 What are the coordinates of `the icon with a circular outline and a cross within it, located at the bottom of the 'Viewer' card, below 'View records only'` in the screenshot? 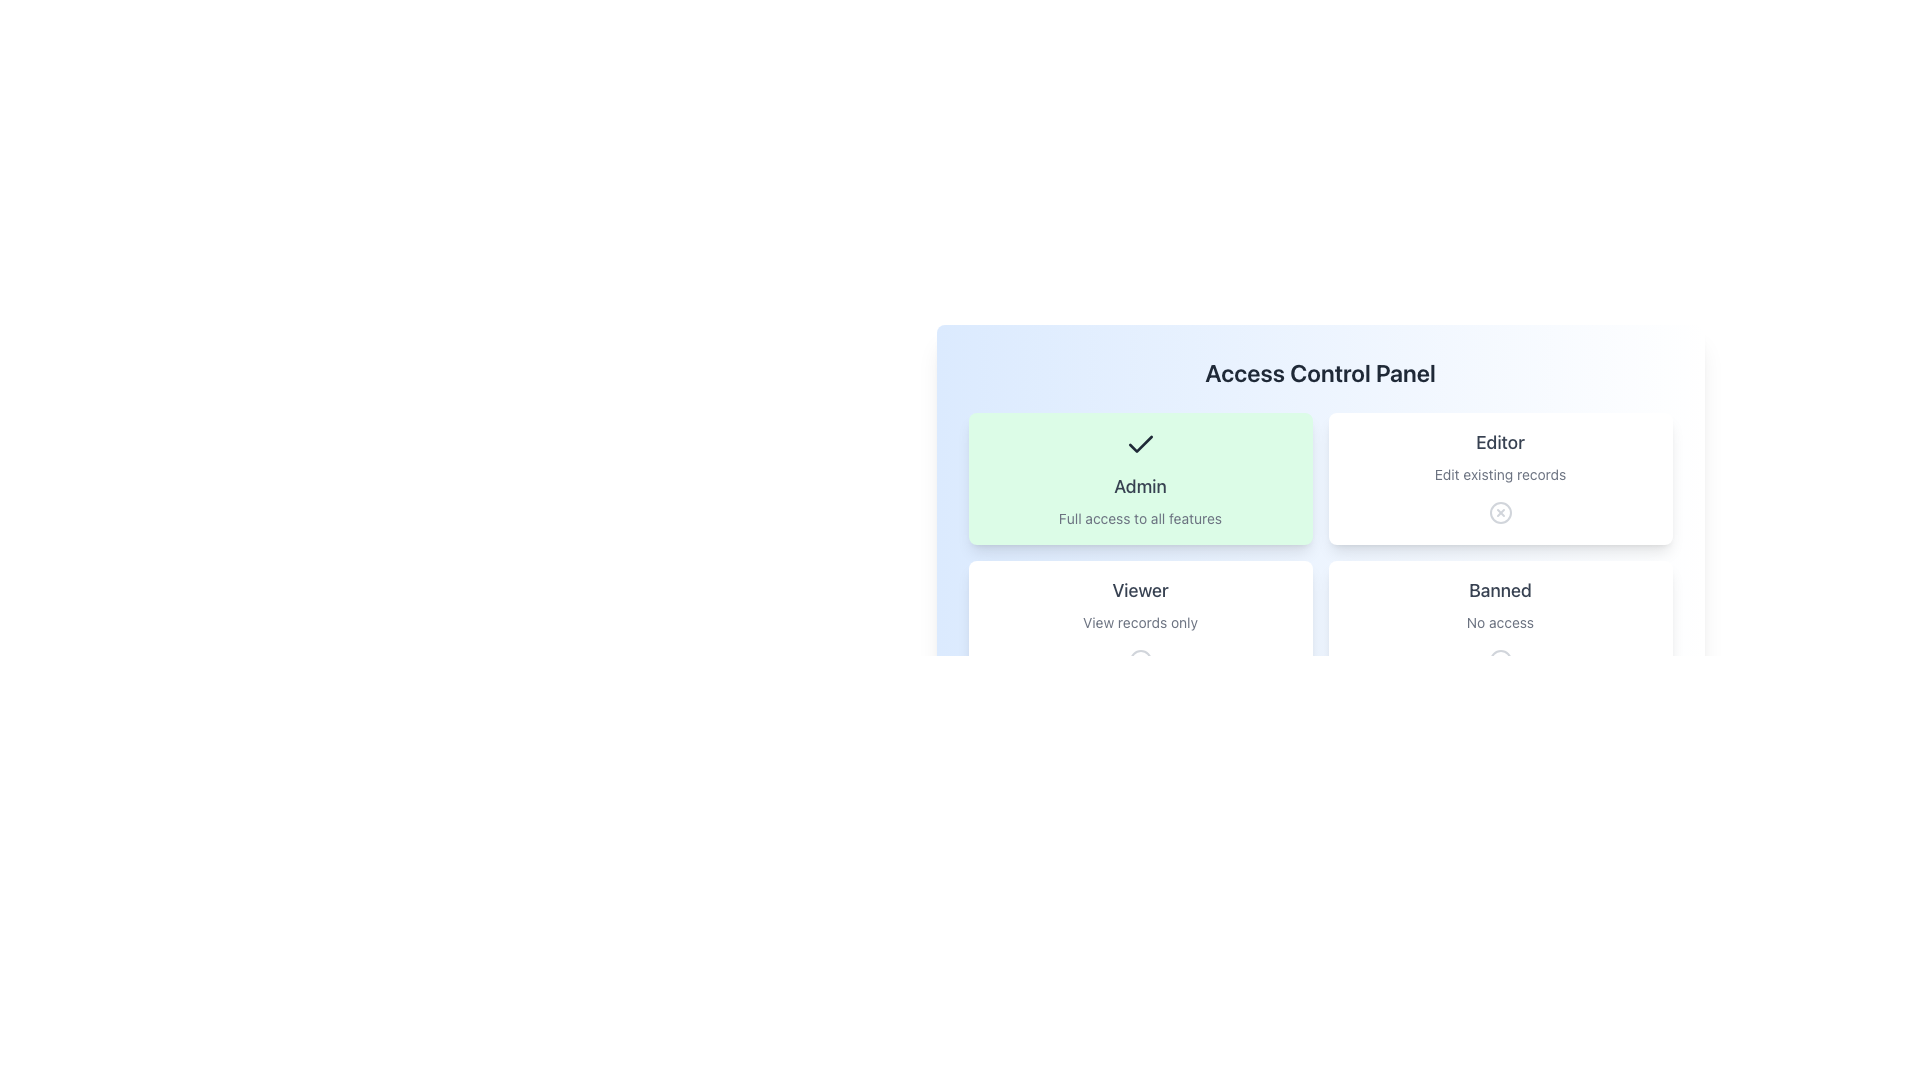 It's located at (1140, 660).